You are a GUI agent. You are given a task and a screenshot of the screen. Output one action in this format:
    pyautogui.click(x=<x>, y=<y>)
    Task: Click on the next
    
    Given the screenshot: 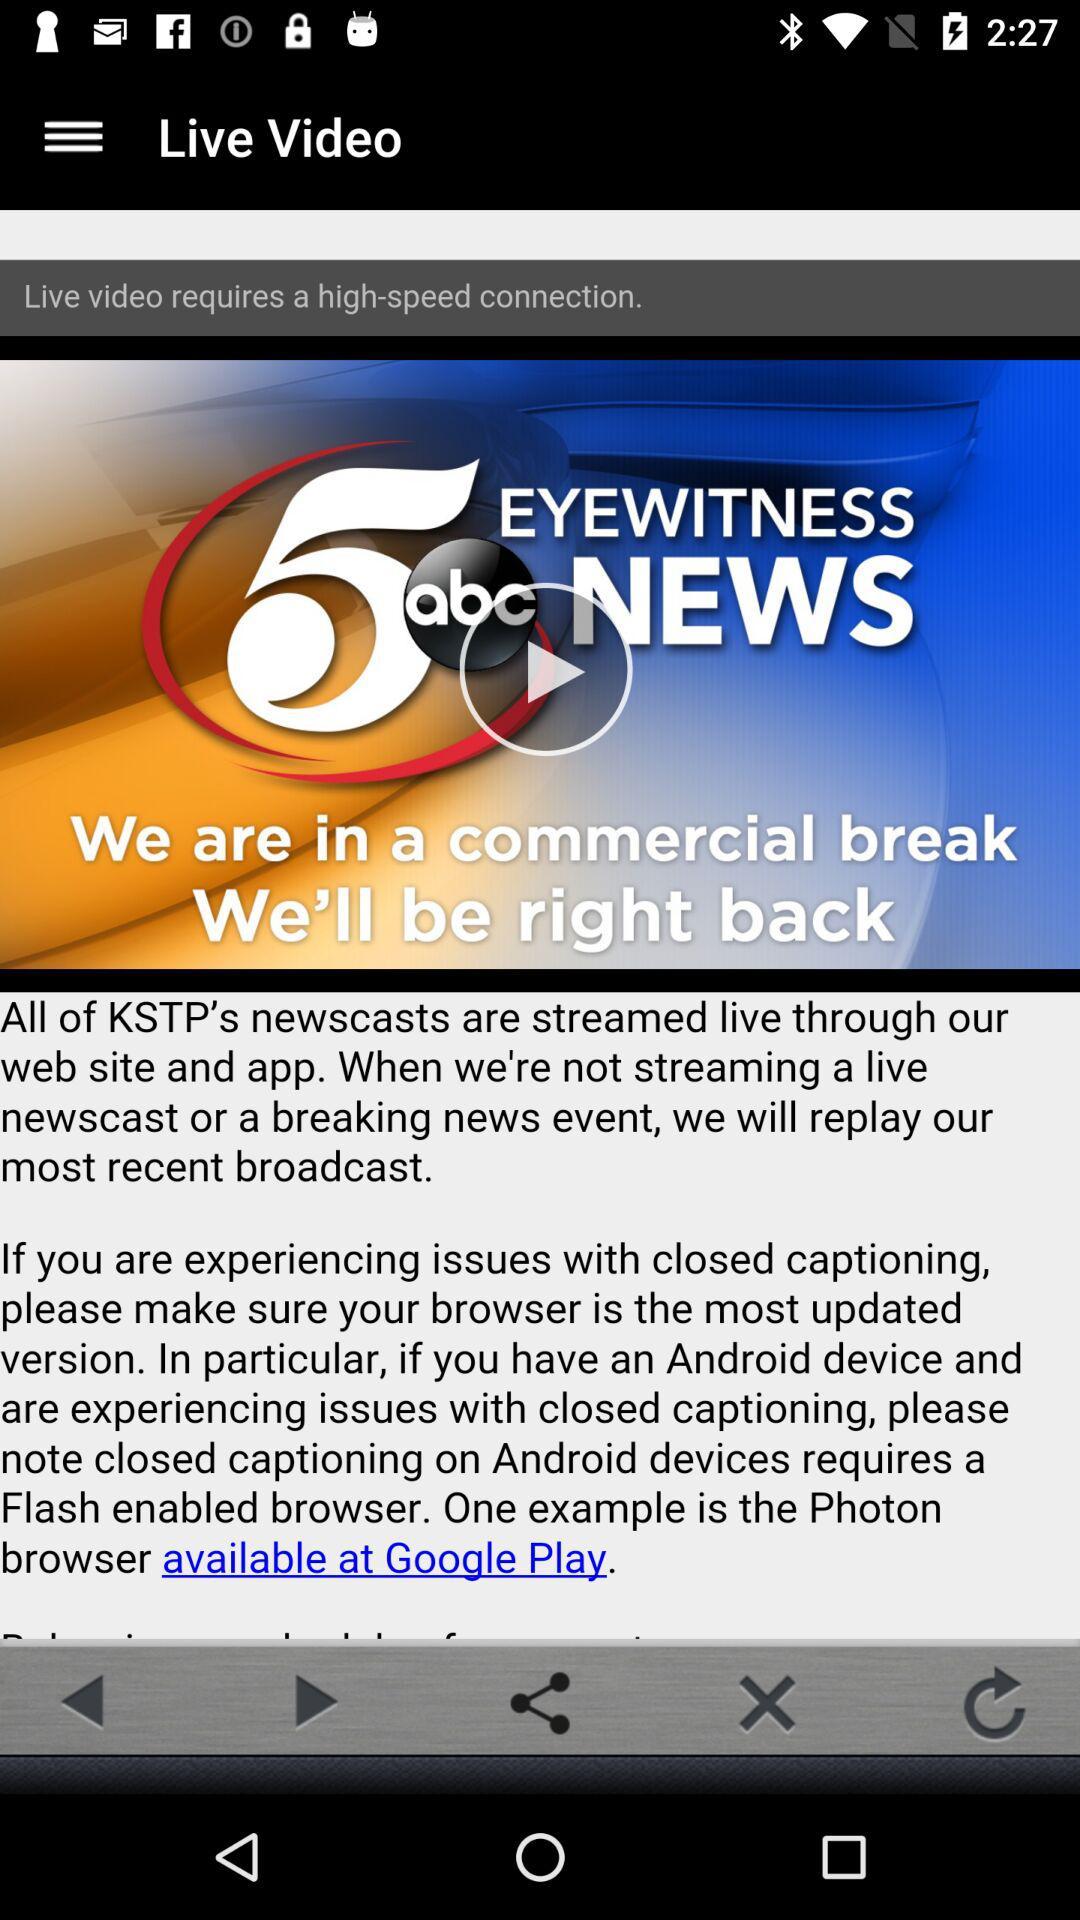 What is the action you would take?
    pyautogui.click(x=312, y=1702)
    